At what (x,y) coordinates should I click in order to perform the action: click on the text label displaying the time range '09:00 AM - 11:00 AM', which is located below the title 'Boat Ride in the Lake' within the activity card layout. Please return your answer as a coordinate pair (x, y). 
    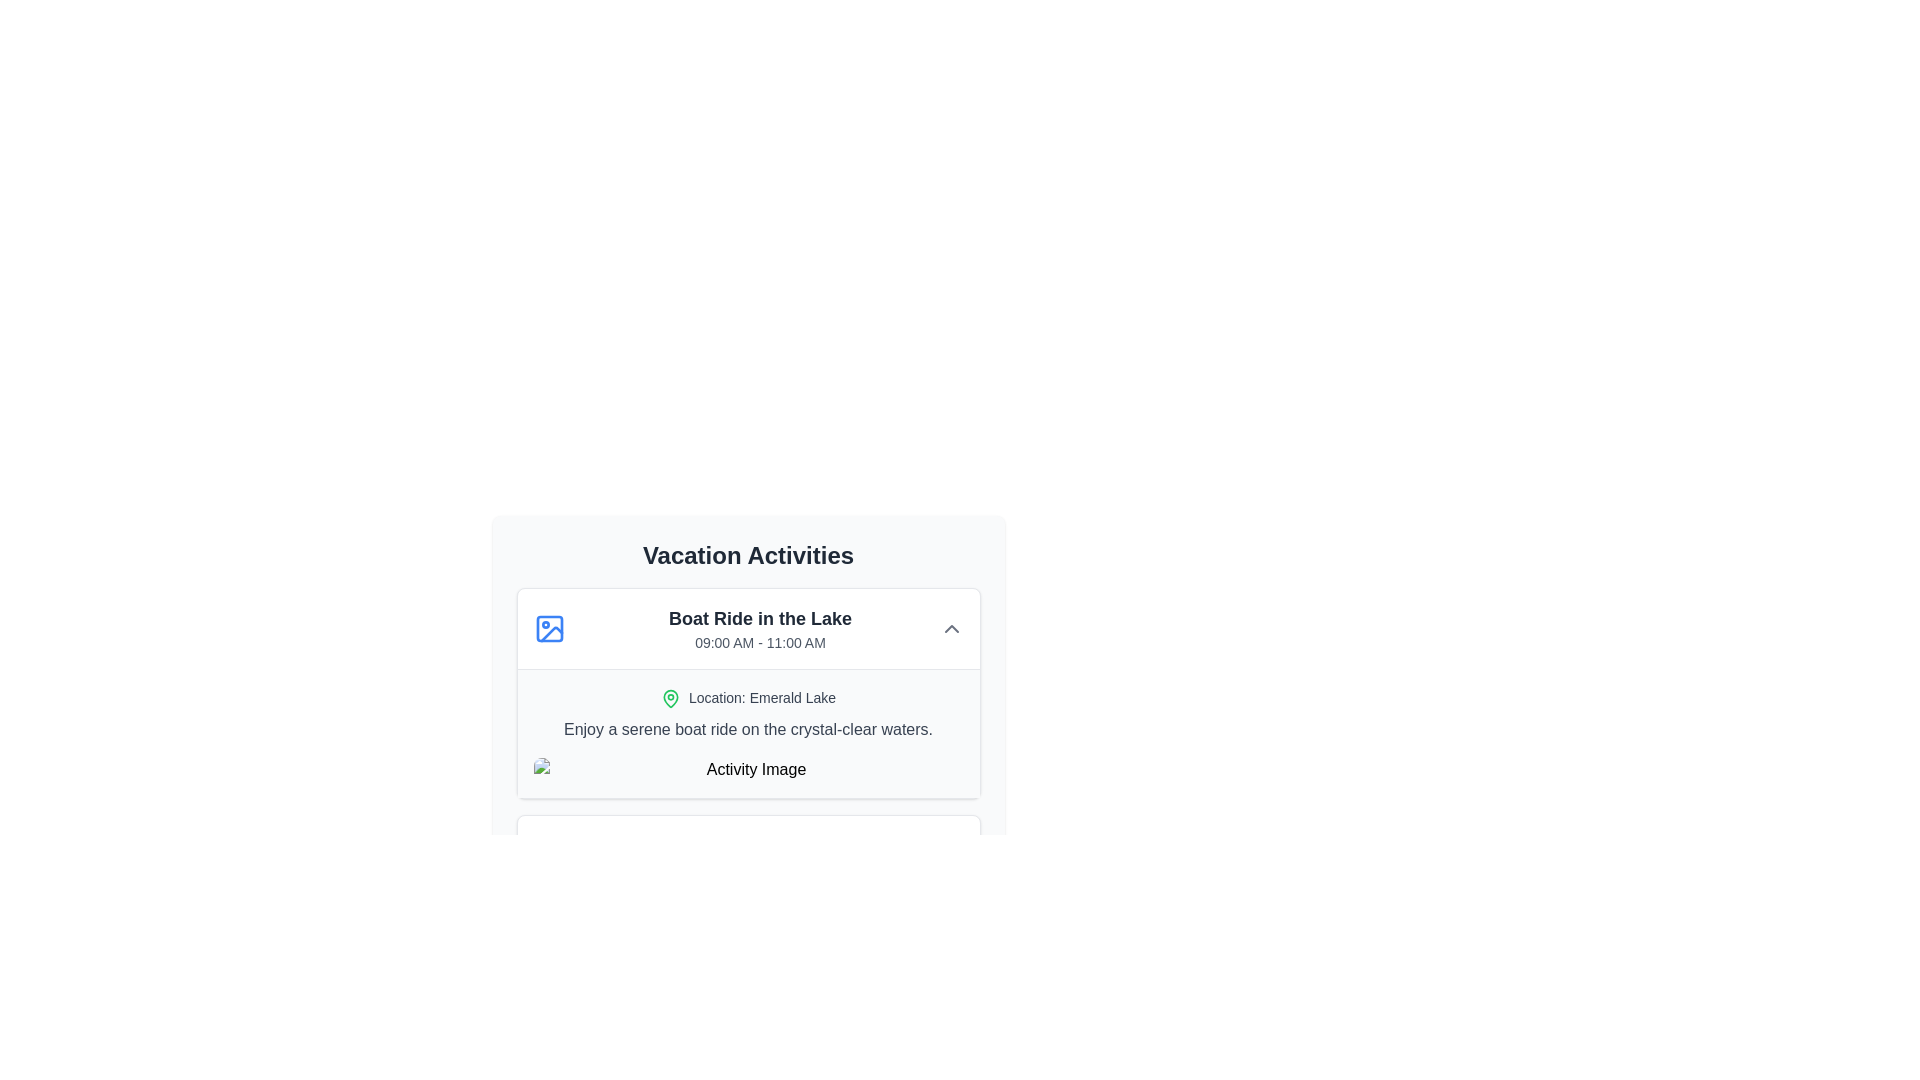
    Looking at the image, I should click on (759, 643).